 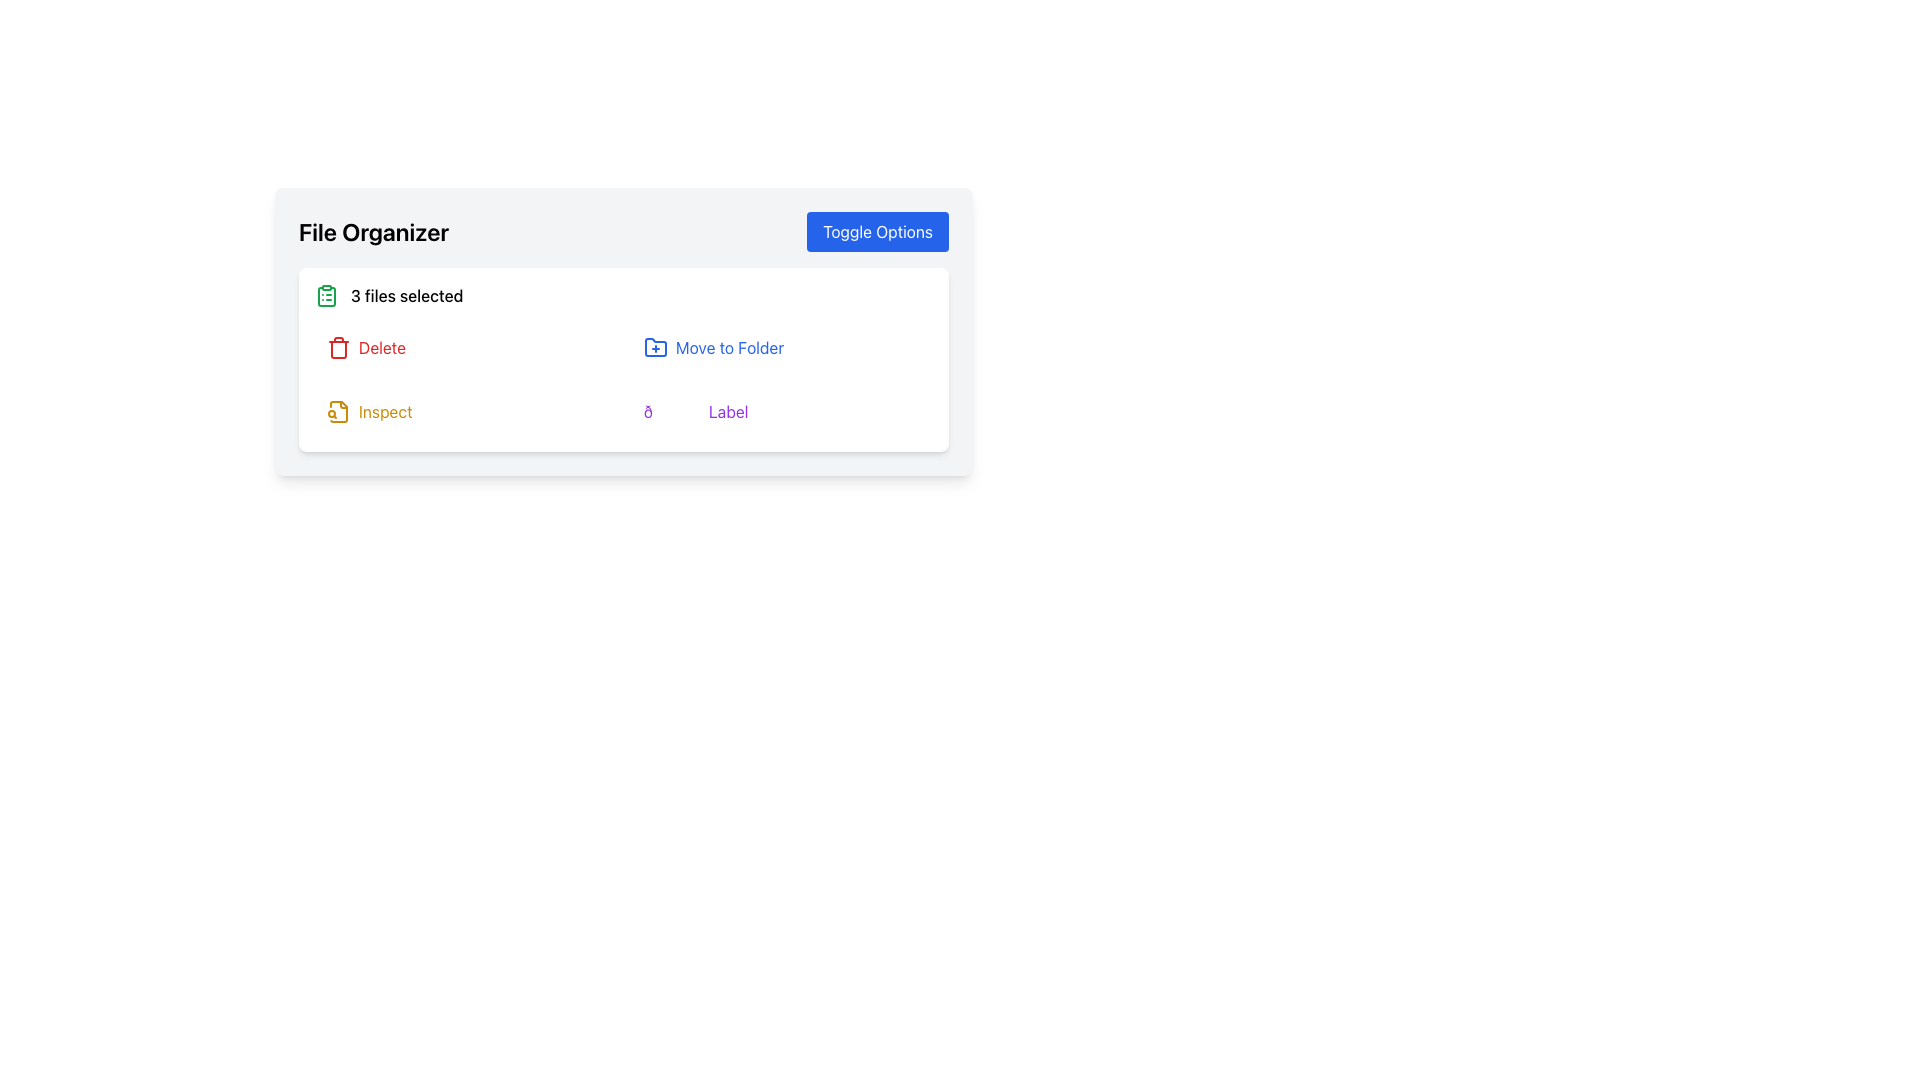 What do you see at coordinates (727, 411) in the screenshot?
I see `text label that displays 'Label' in vibrant purple color, which is part of a structured card interface and positioned next to a symbol` at bounding box center [727, 411].